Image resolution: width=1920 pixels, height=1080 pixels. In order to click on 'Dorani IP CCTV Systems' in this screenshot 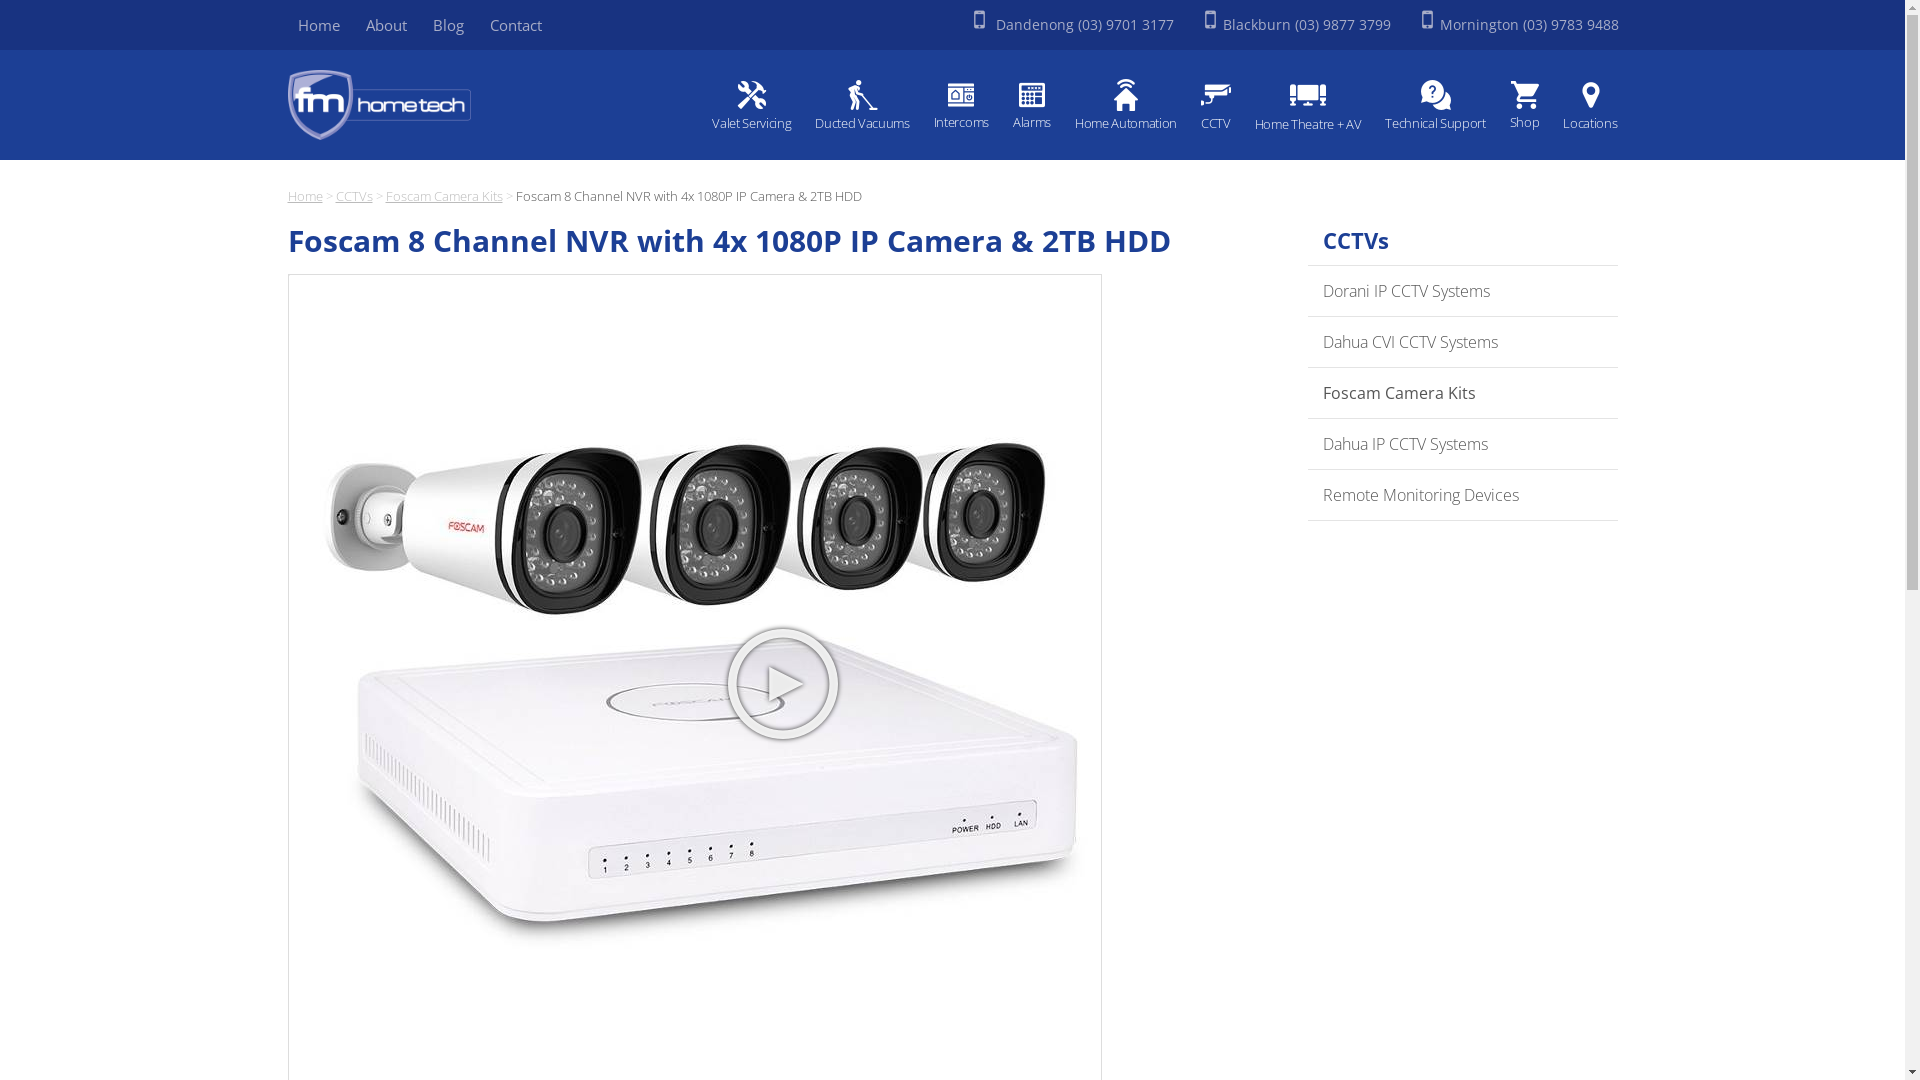, I will do `click(1463, 291)`.